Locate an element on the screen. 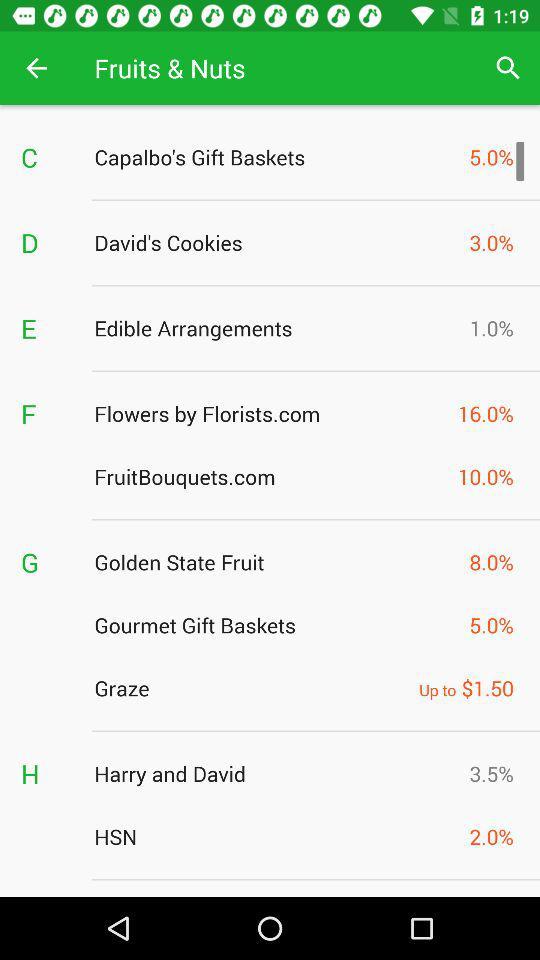 Image resolution: width=540 pixels, height=960 pixels. the item to the left of the 8.0% is located at coordinates (275, 562).